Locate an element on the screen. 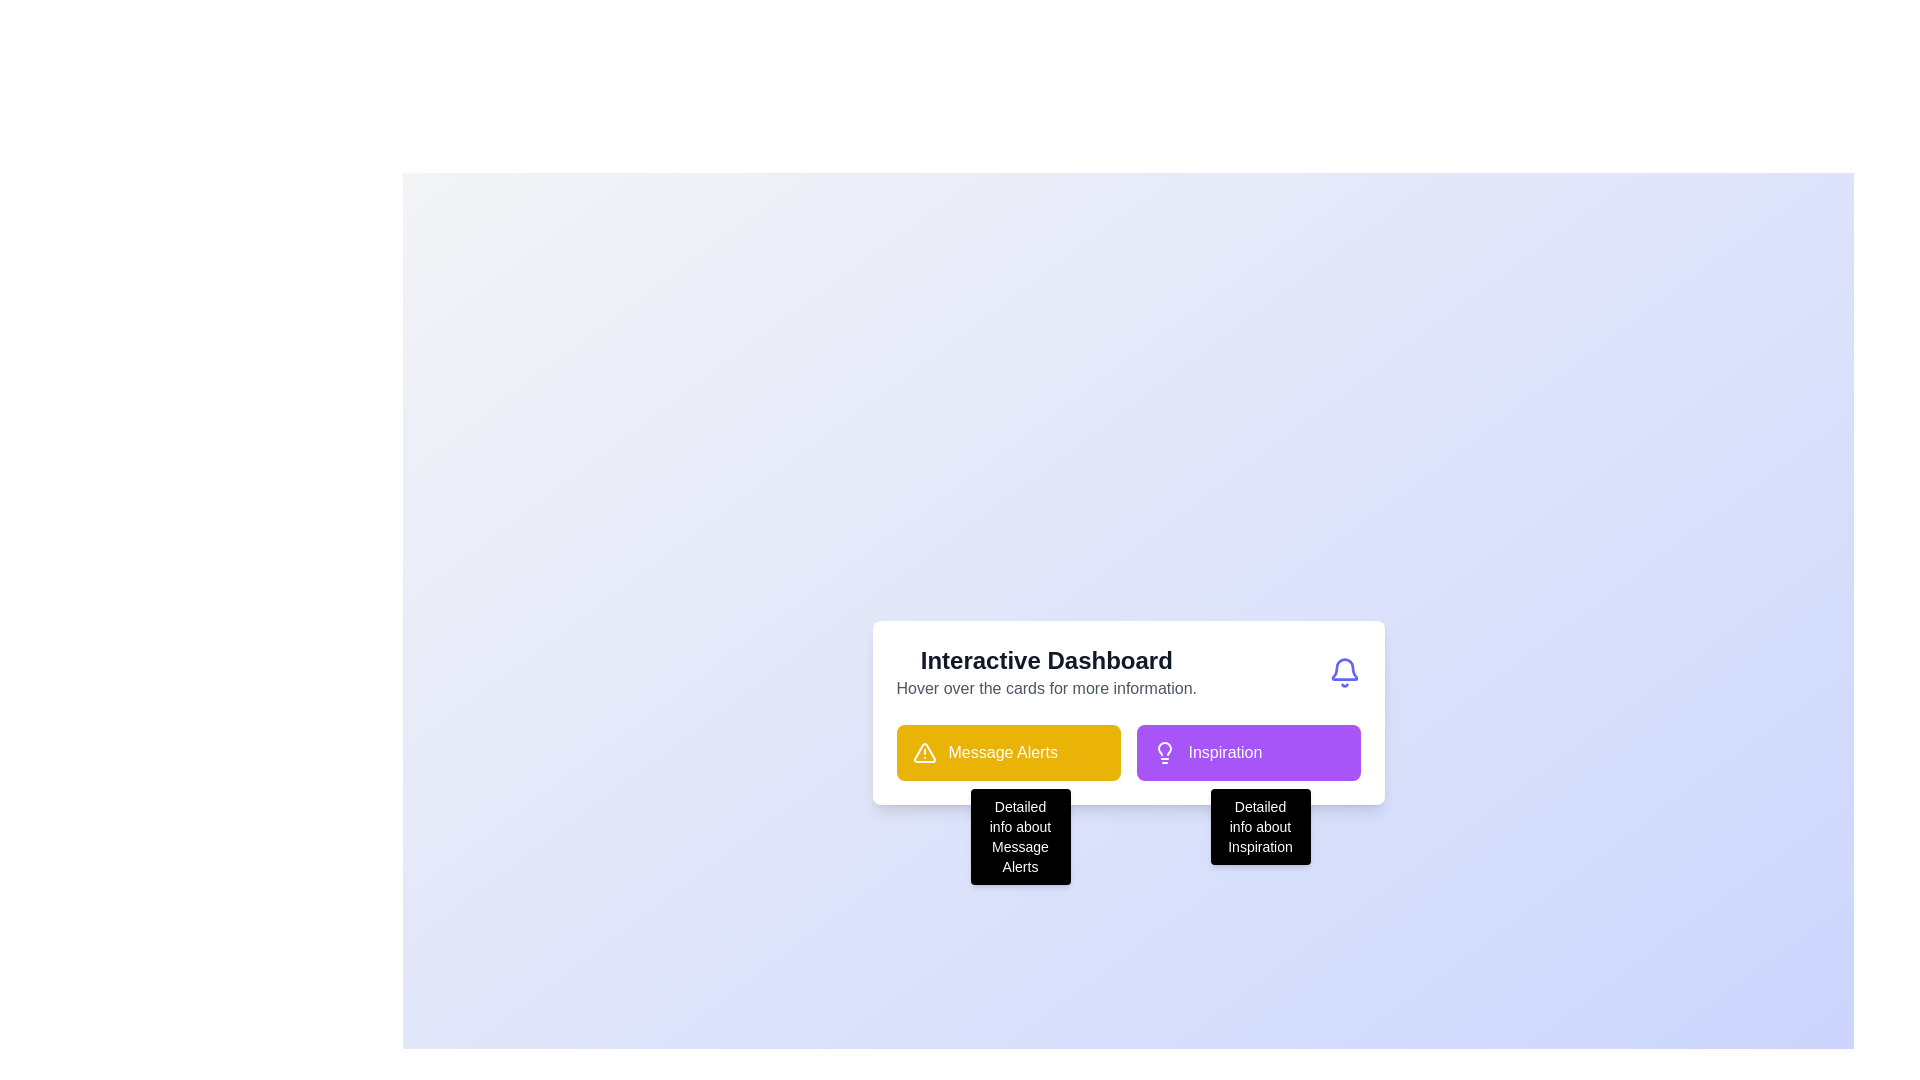 The image size is (1920, 1080). informative text block labeled 'Interactive Dashboard' which displays a header and a subtext providing an overview for the dashboard section is located at coordinates (1045, 672).